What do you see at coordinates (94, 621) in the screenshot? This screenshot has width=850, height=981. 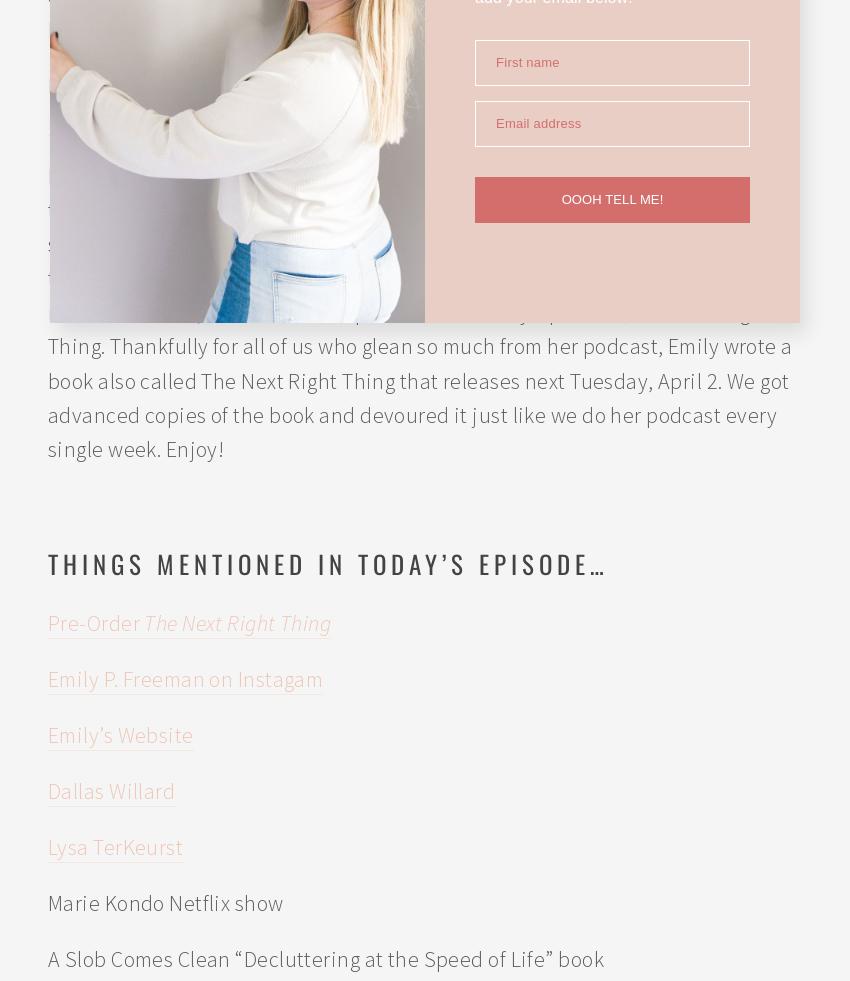 I see `'Pre-Order'` at bounding box center [94, 621].